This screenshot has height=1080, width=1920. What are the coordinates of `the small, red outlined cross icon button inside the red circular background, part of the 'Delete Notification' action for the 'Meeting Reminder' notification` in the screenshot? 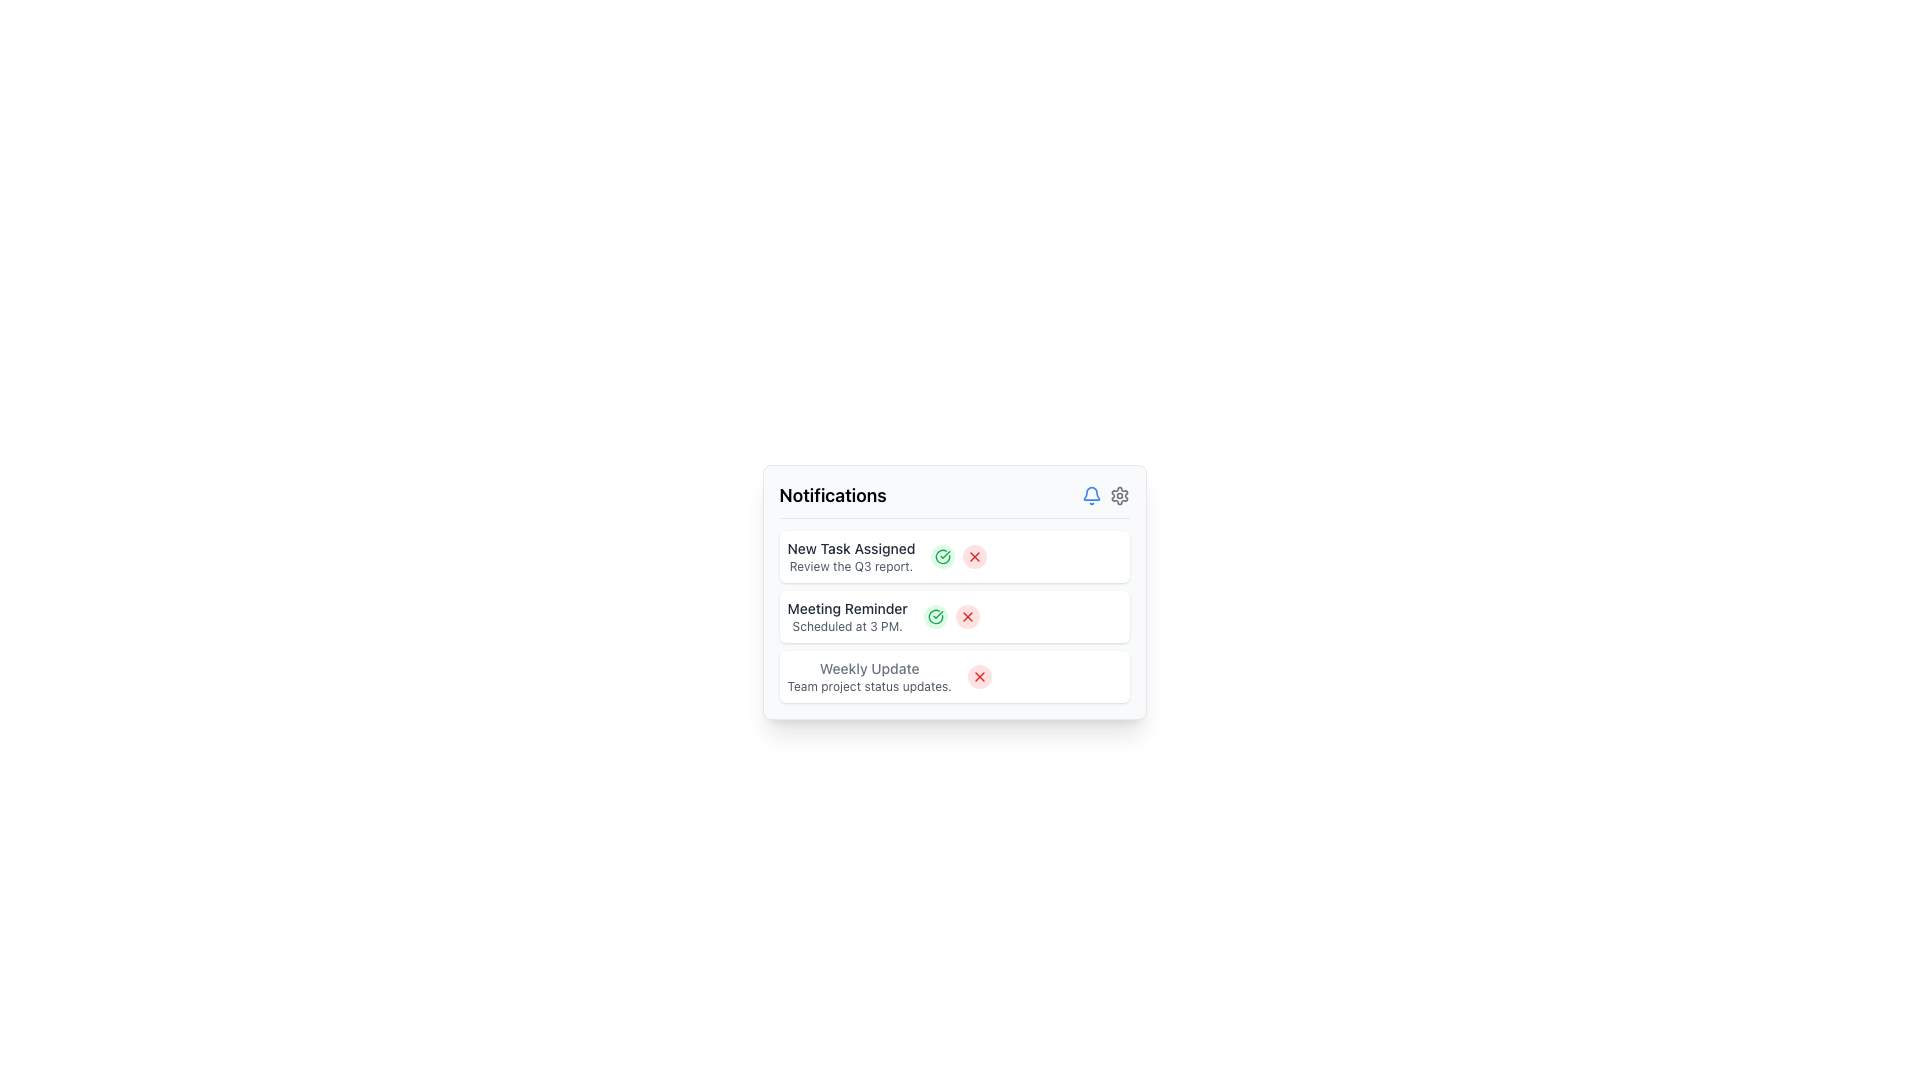 It's located at (967, 616).